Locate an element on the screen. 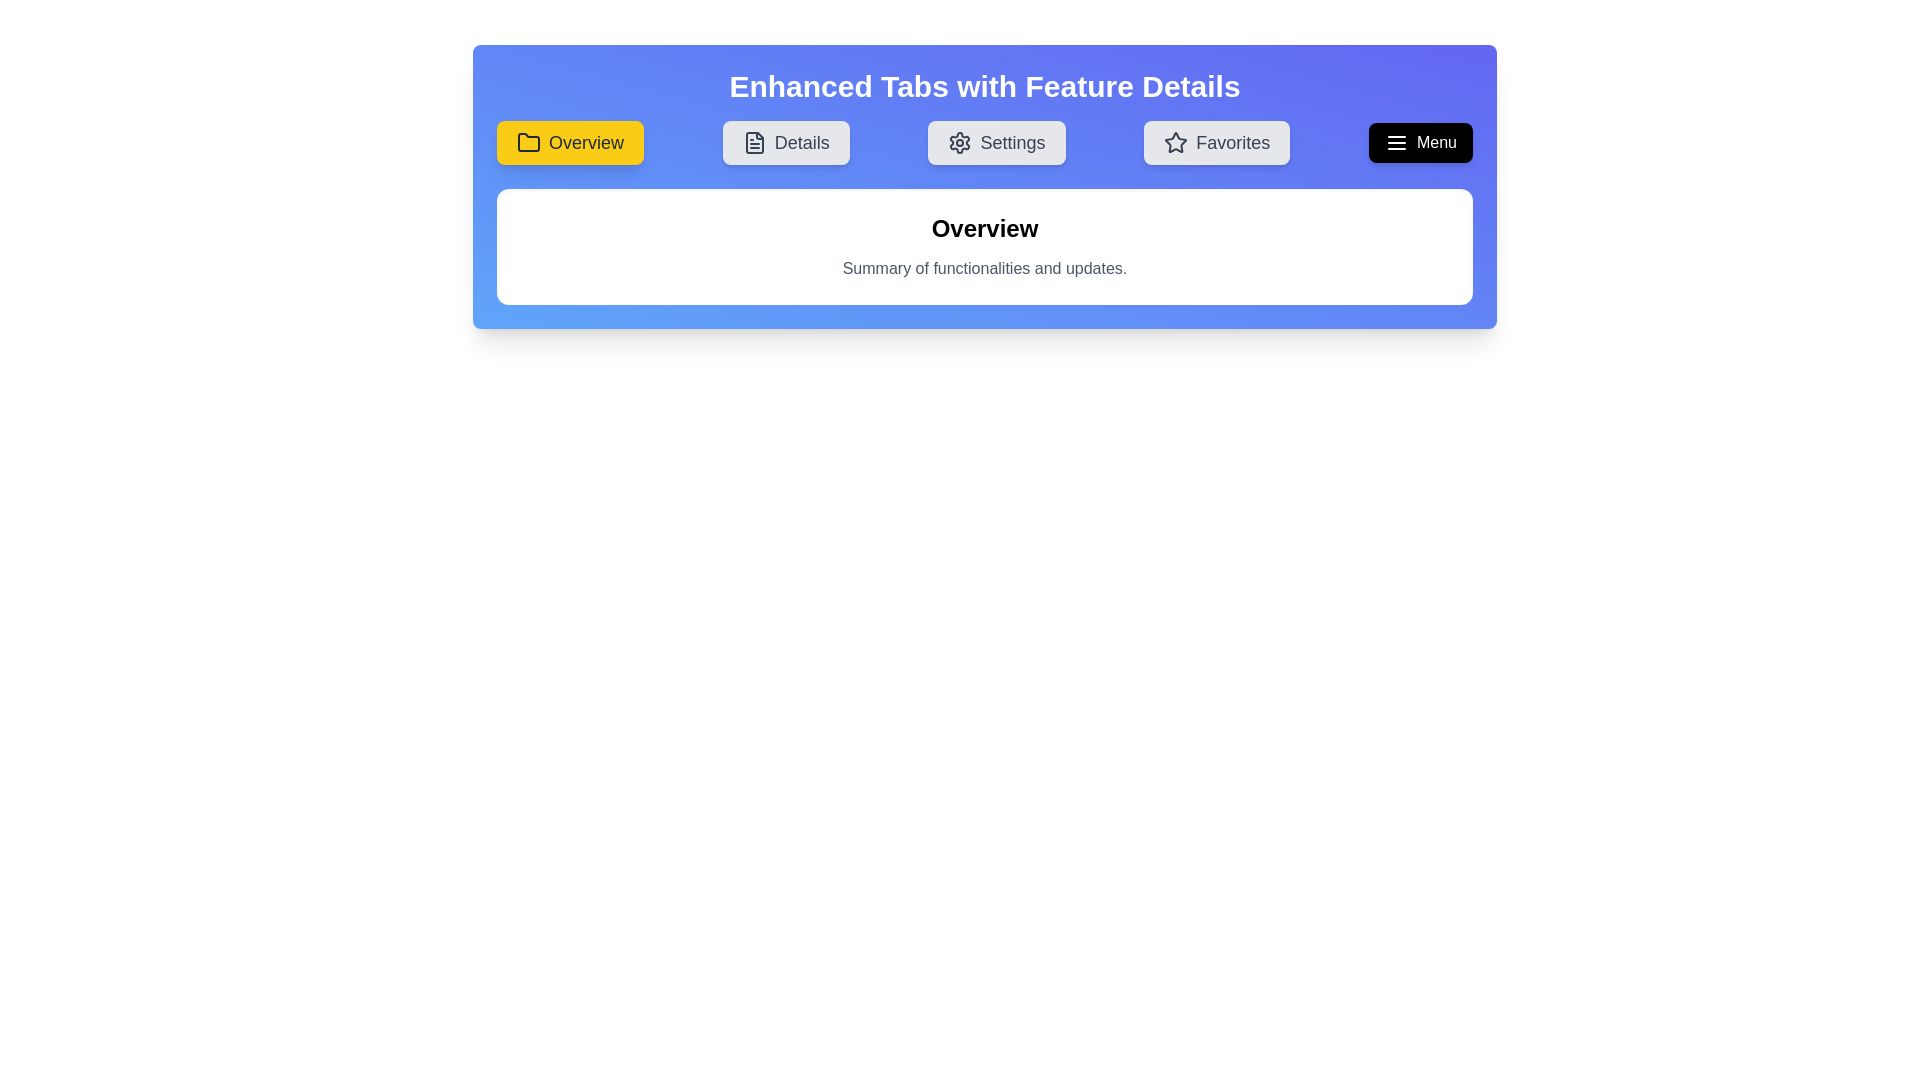  the 'Overview' button located in the navigation bar at the top of the interface, which is visually represented by a folder SVG icon is located at coordinates (528, 141).